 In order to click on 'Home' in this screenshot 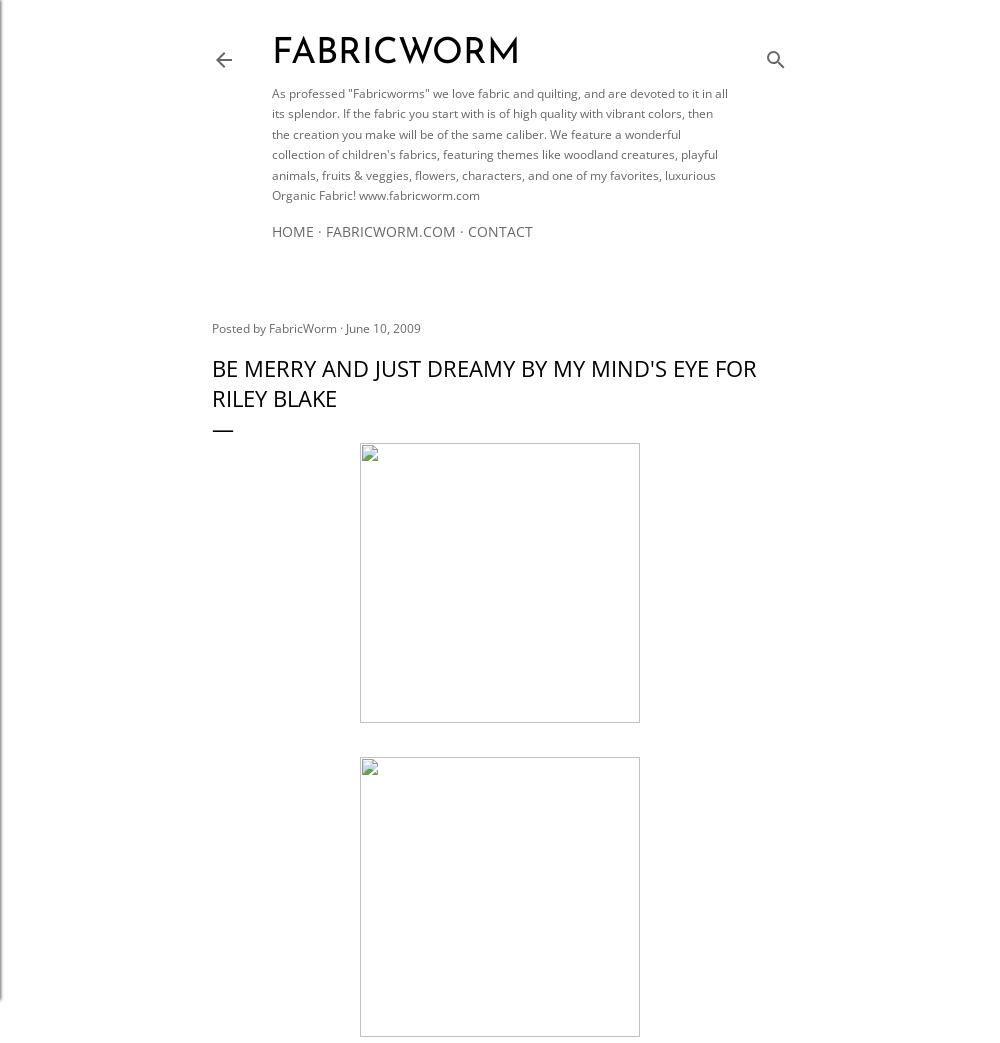, I will do `click(293, 231)`.